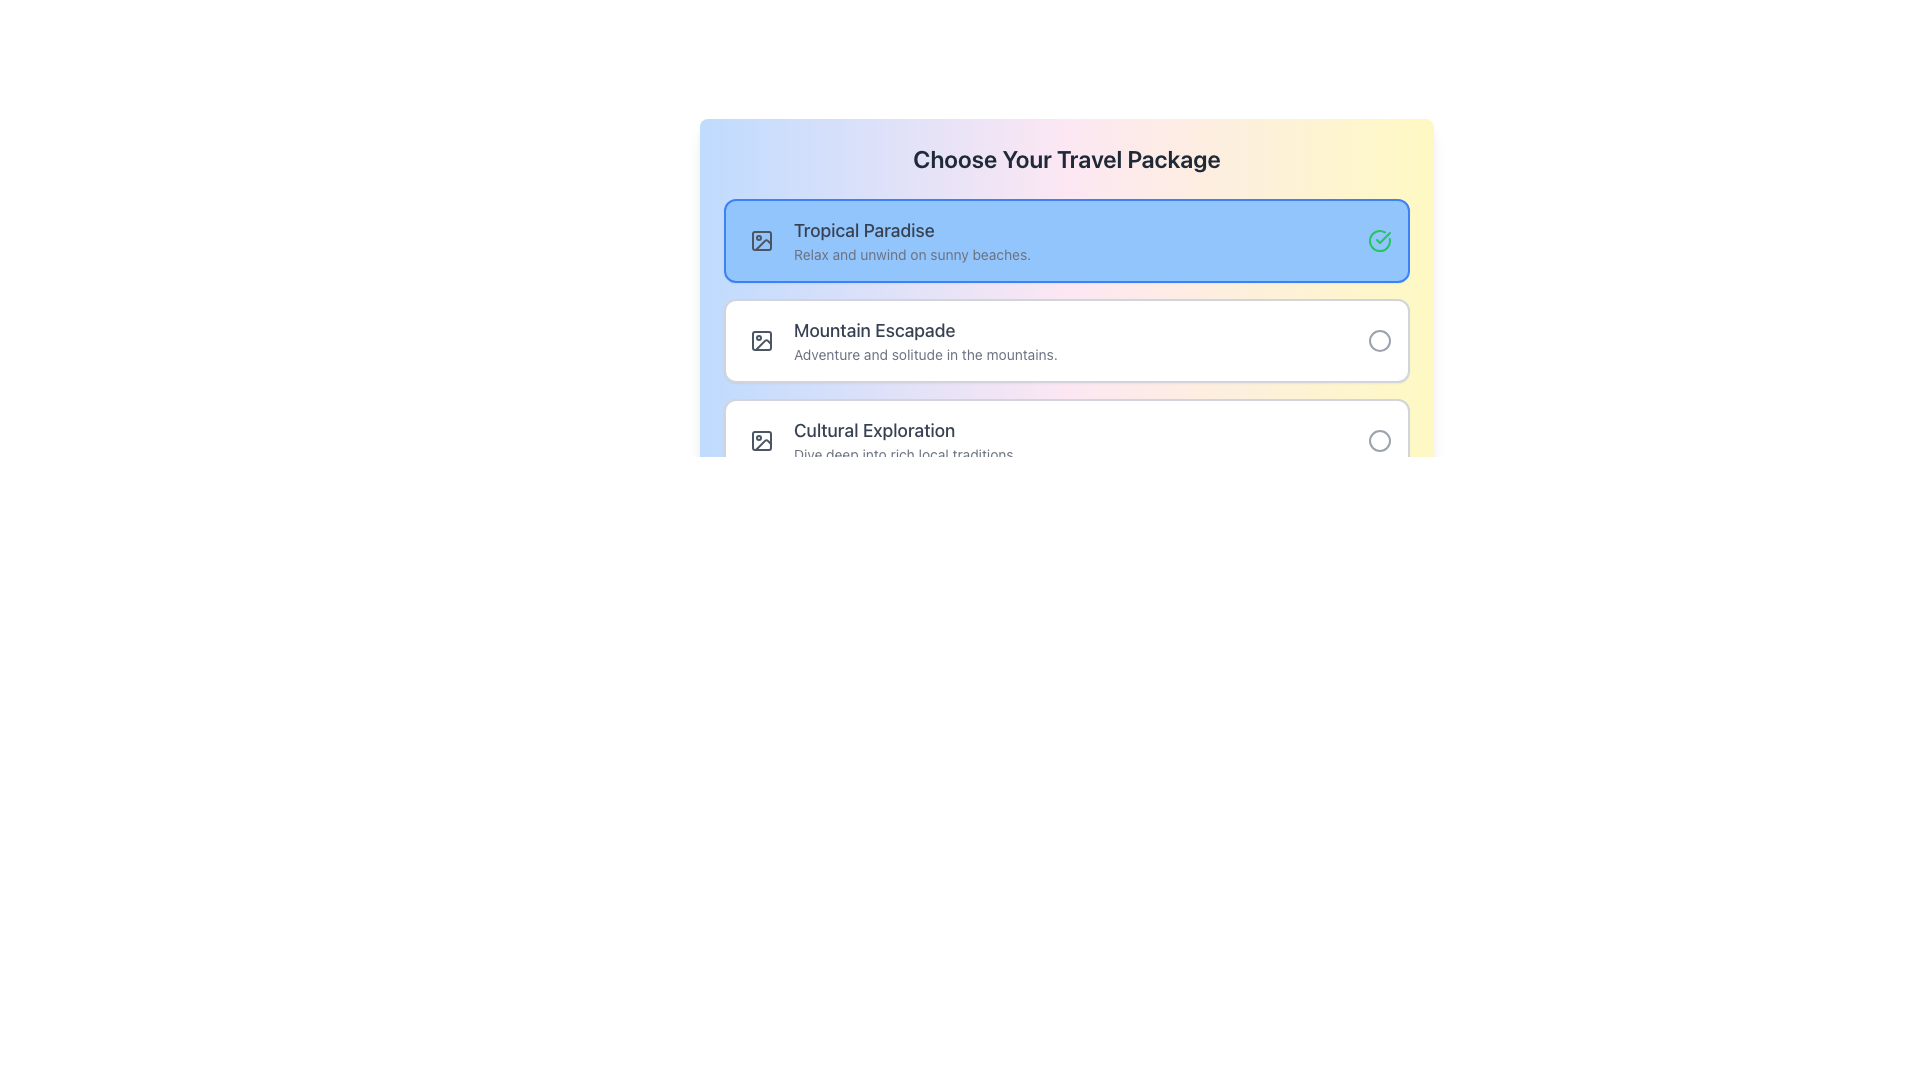  I want to click on the image icon representing the photograph in the second option of the travel package selection, located before the text 'Mountain Escapade', so click(761, 339).